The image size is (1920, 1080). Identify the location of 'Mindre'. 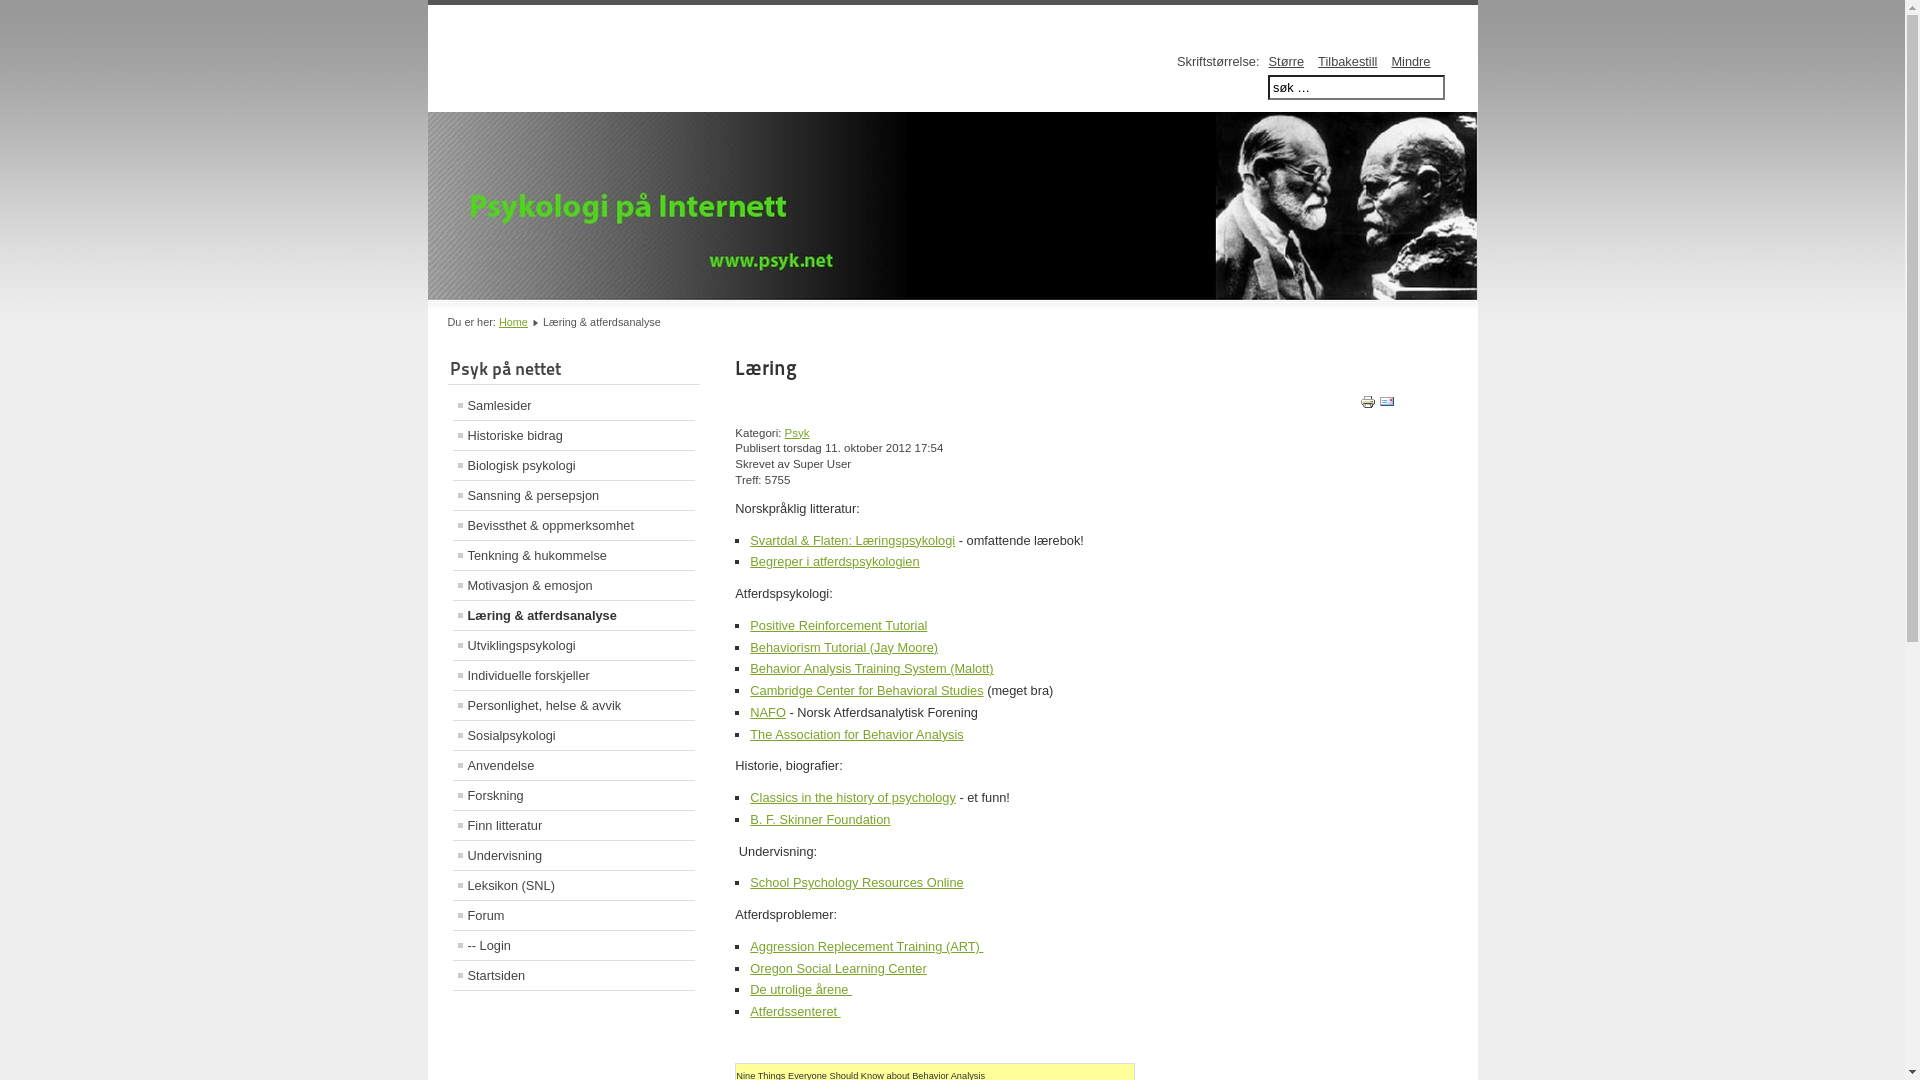
(1409, 60).